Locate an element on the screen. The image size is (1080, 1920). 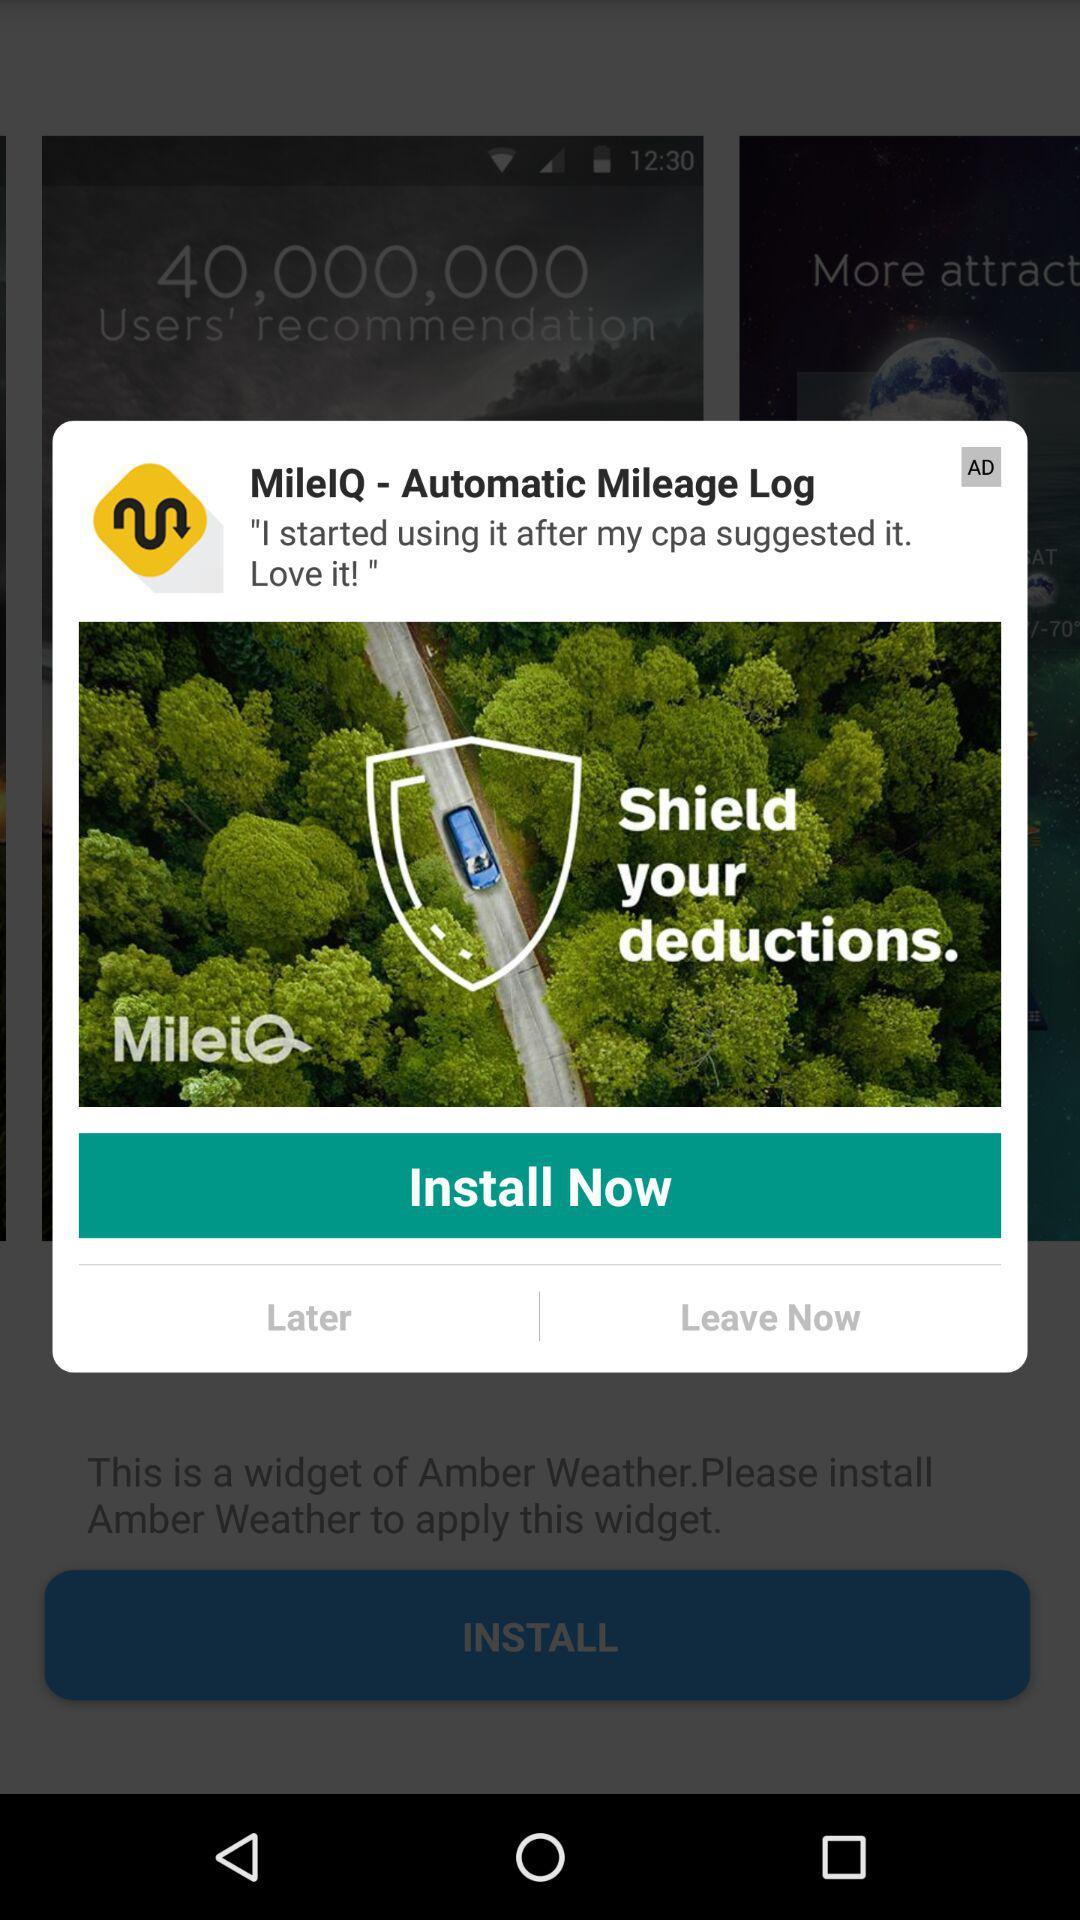
app to the left of mileiq automatic mileage icon is located at coordinates (150, 520).